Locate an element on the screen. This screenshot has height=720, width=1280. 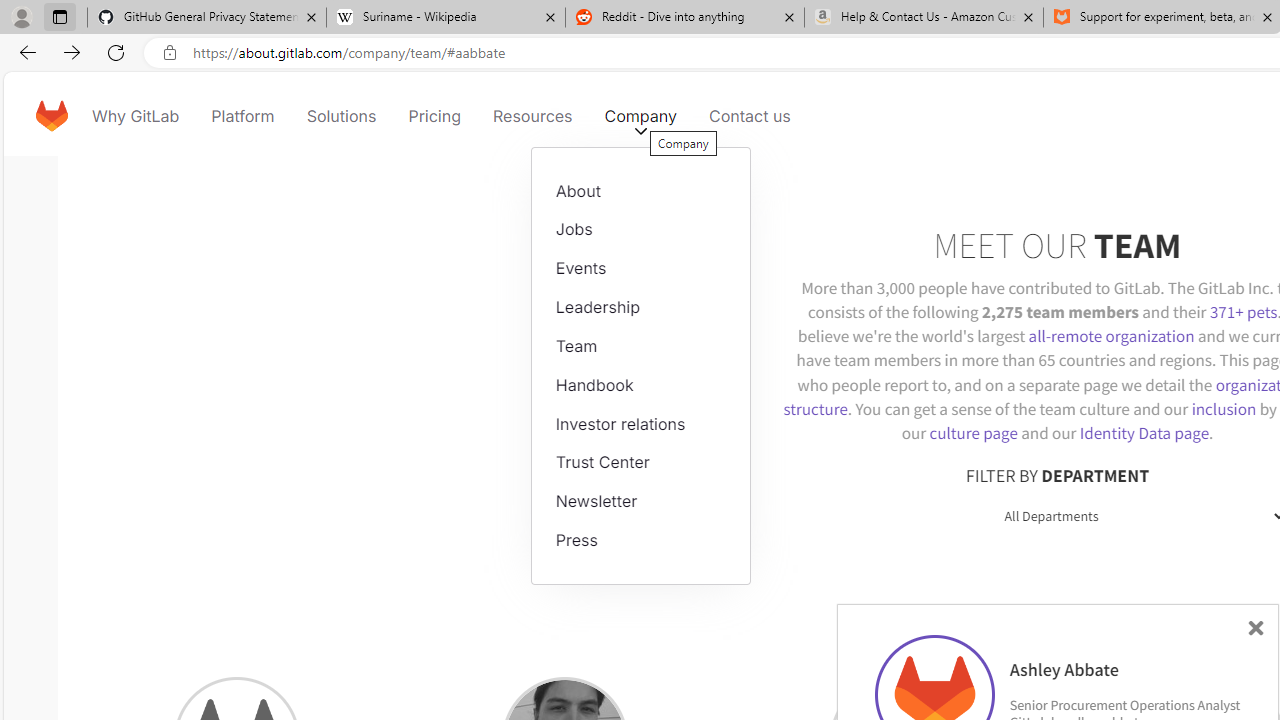
'Contact us' is located at coordinates (749, 115).